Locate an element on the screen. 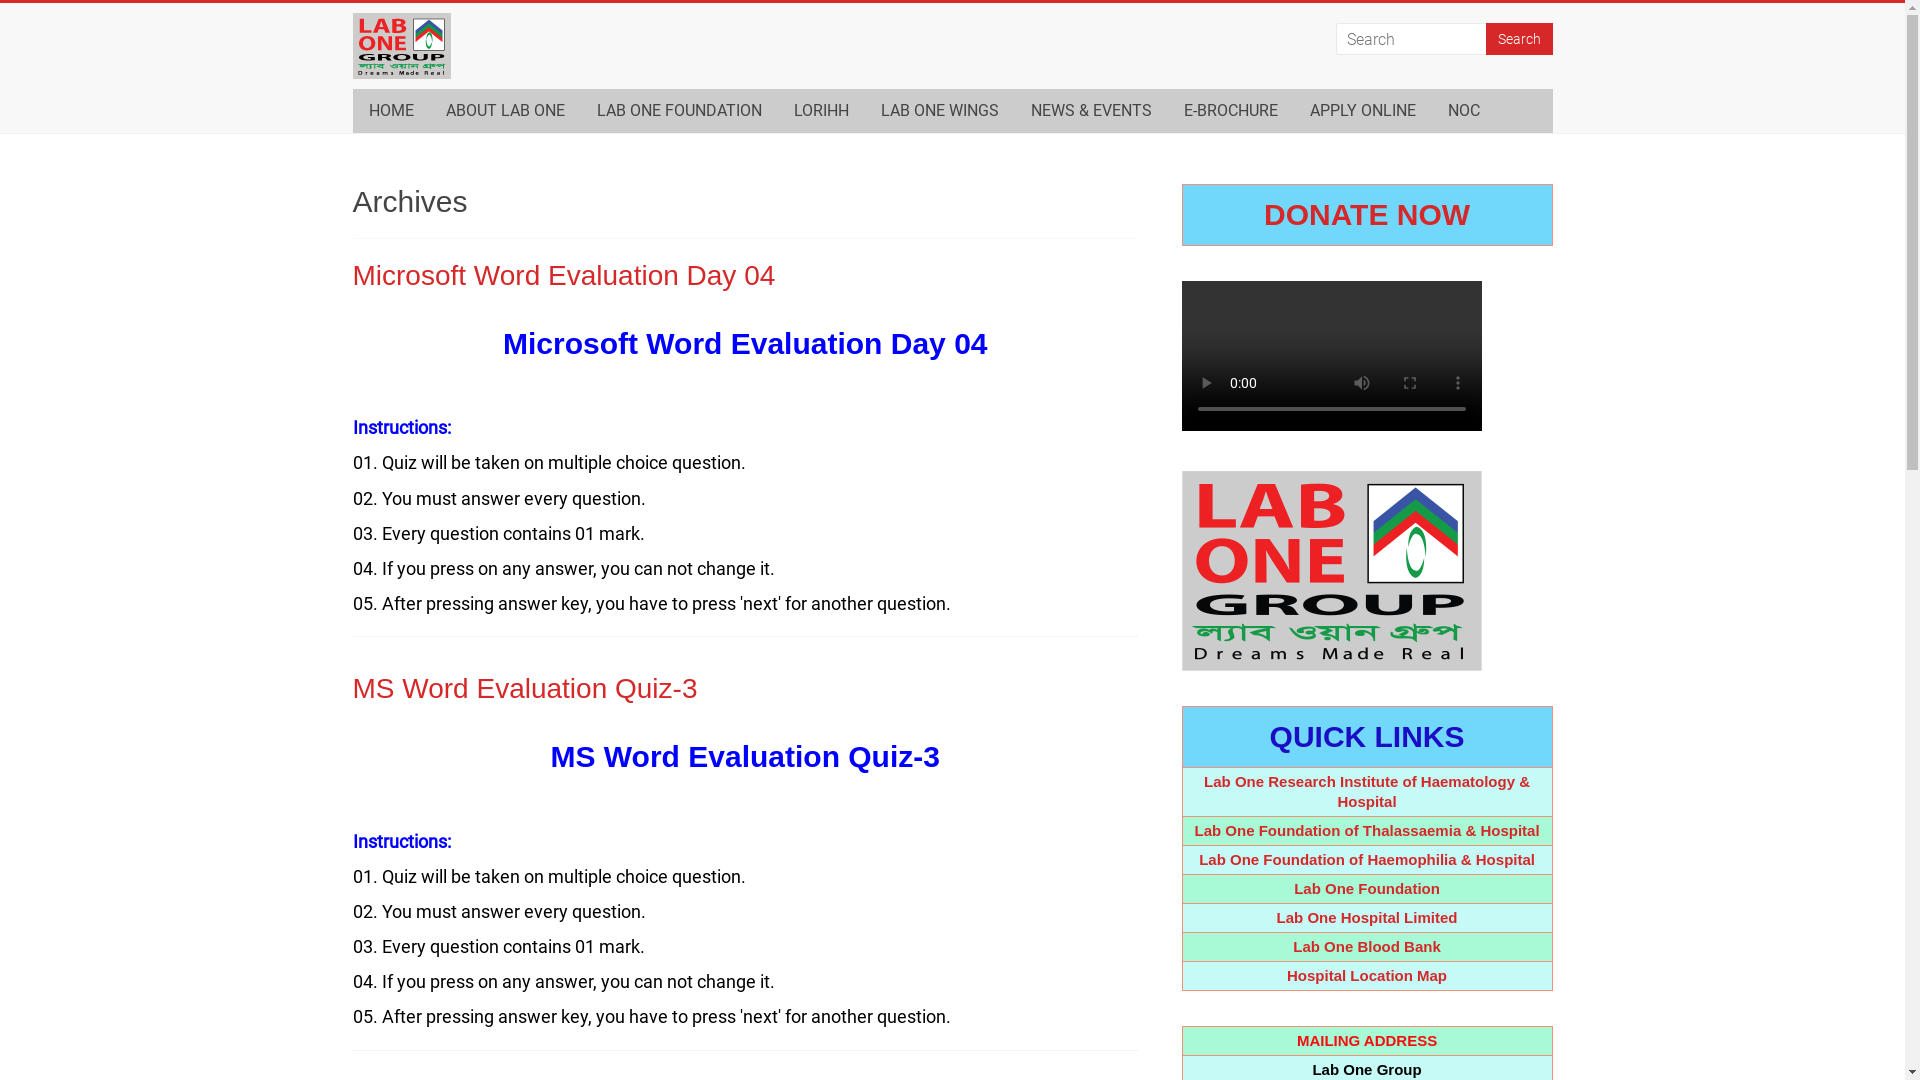 Image resolution: width=1920 pixels, height=1080 pixels. 'LAB ONE FOUNDATION' is located at coordinates (678, 111).